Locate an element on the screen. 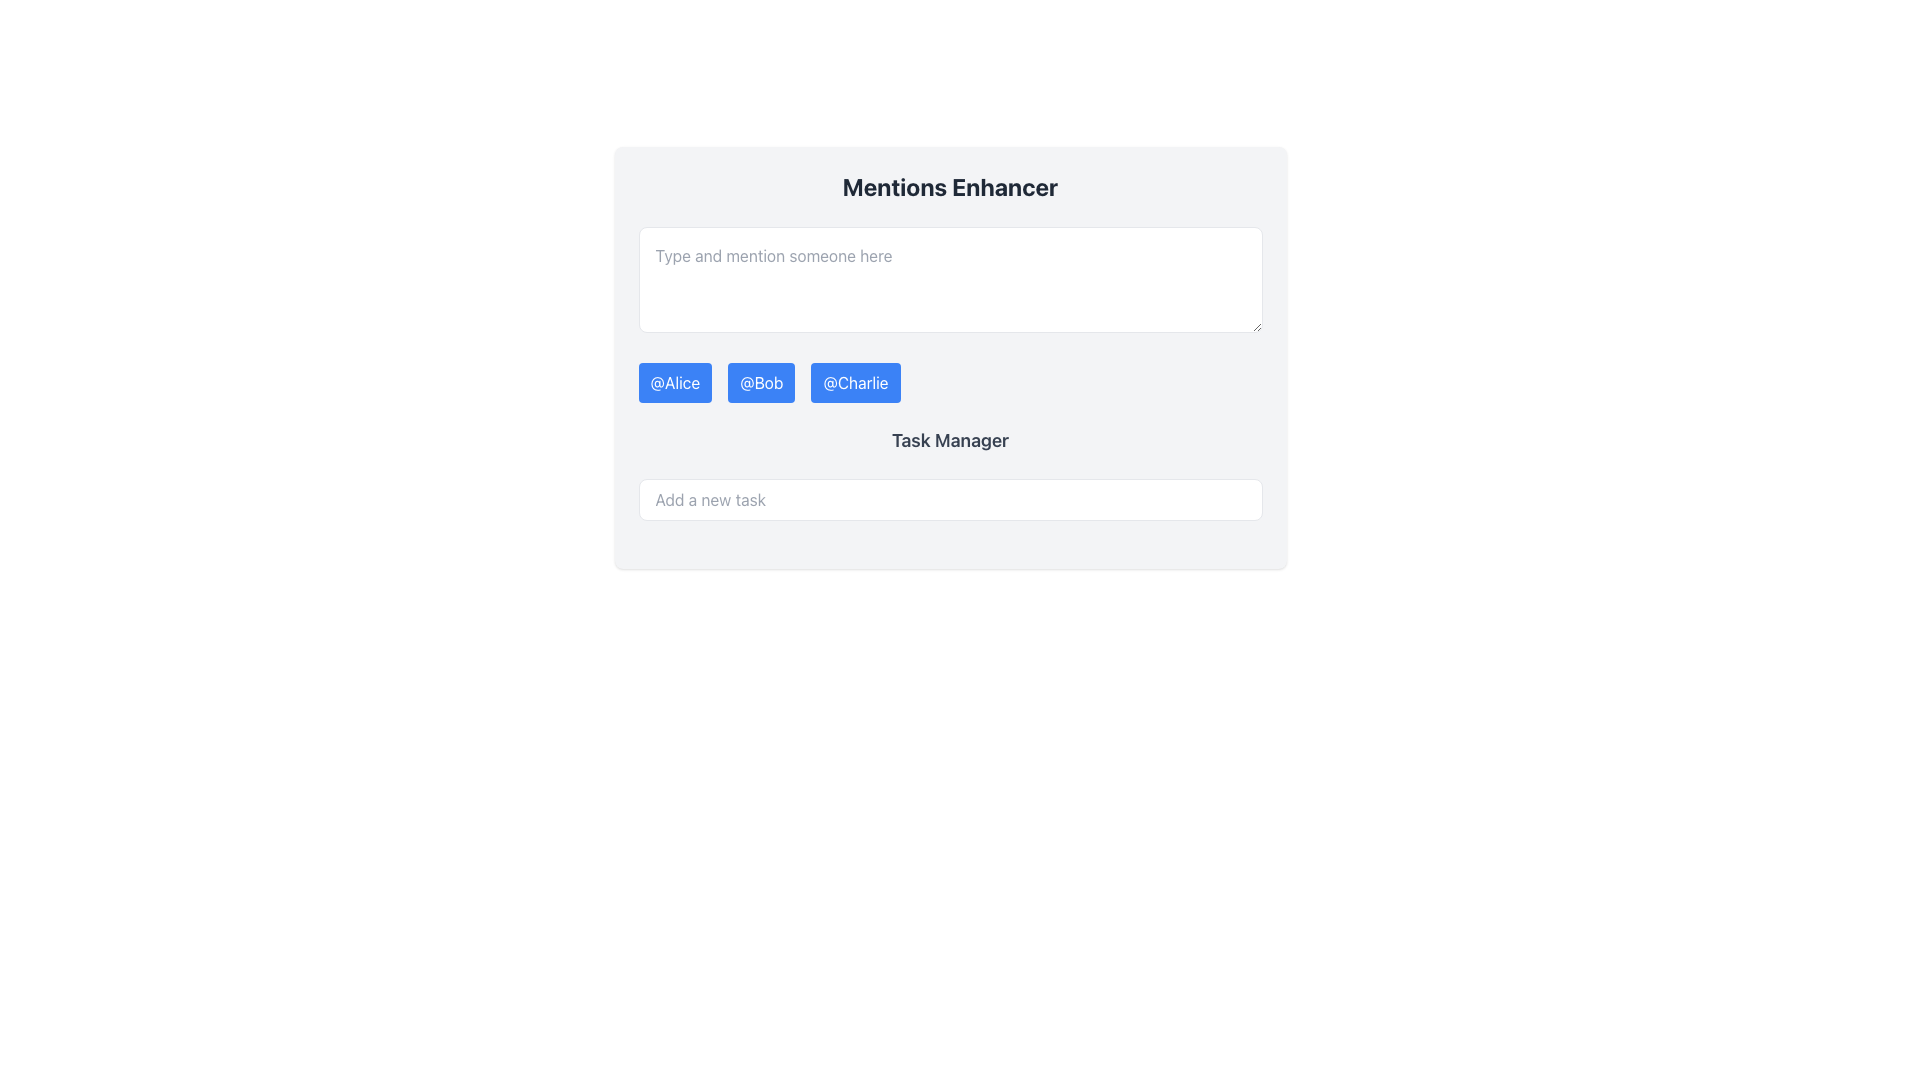  the text label displaying 'Task Manager', which is styled in a large bold font and is located between a row of buttons and a text input field is located at coordinates (949, 439).